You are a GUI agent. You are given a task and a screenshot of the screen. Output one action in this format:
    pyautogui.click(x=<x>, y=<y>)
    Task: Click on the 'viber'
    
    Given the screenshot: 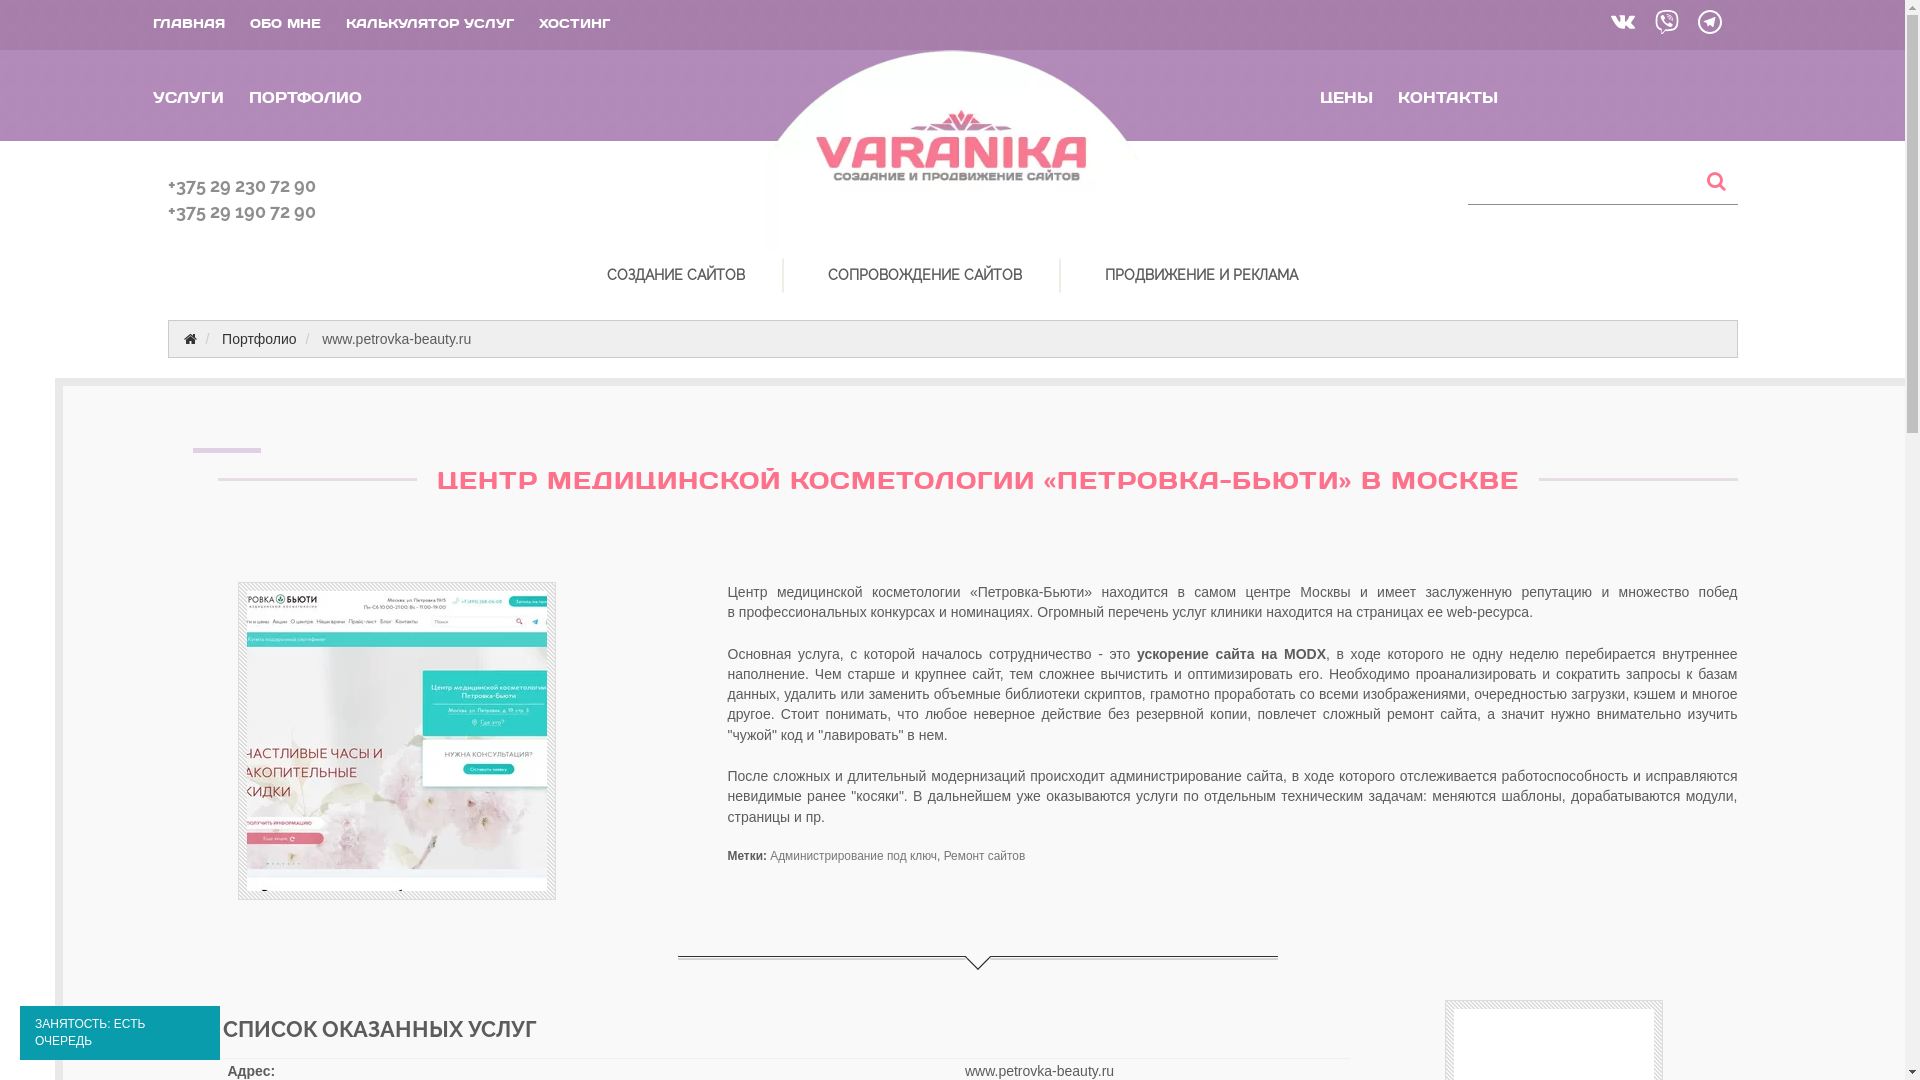 What is the action you would take?
    pyautogui.click(x=1664, y=24)
    